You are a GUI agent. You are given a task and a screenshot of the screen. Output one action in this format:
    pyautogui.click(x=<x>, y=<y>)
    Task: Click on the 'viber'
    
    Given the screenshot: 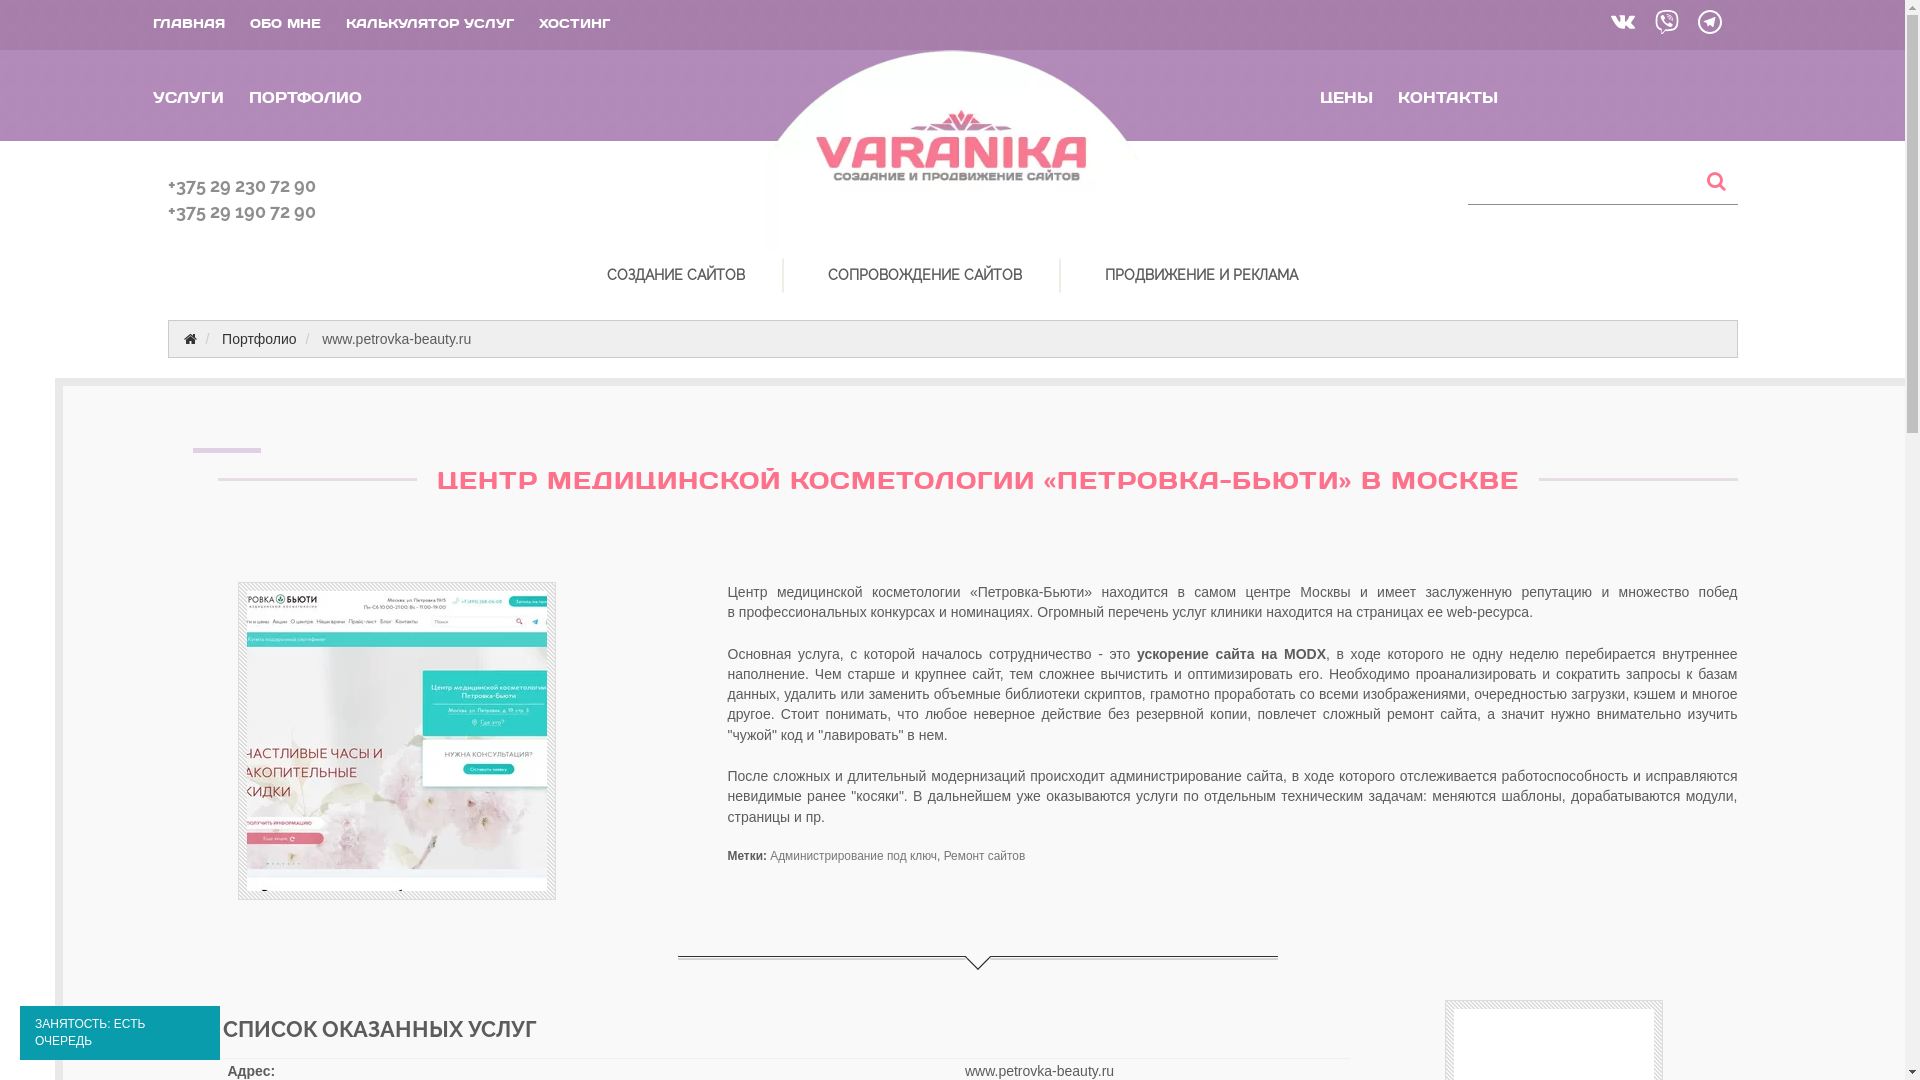 What is the action you would take?
    pyautogui.click(x=1664, y=24)
    